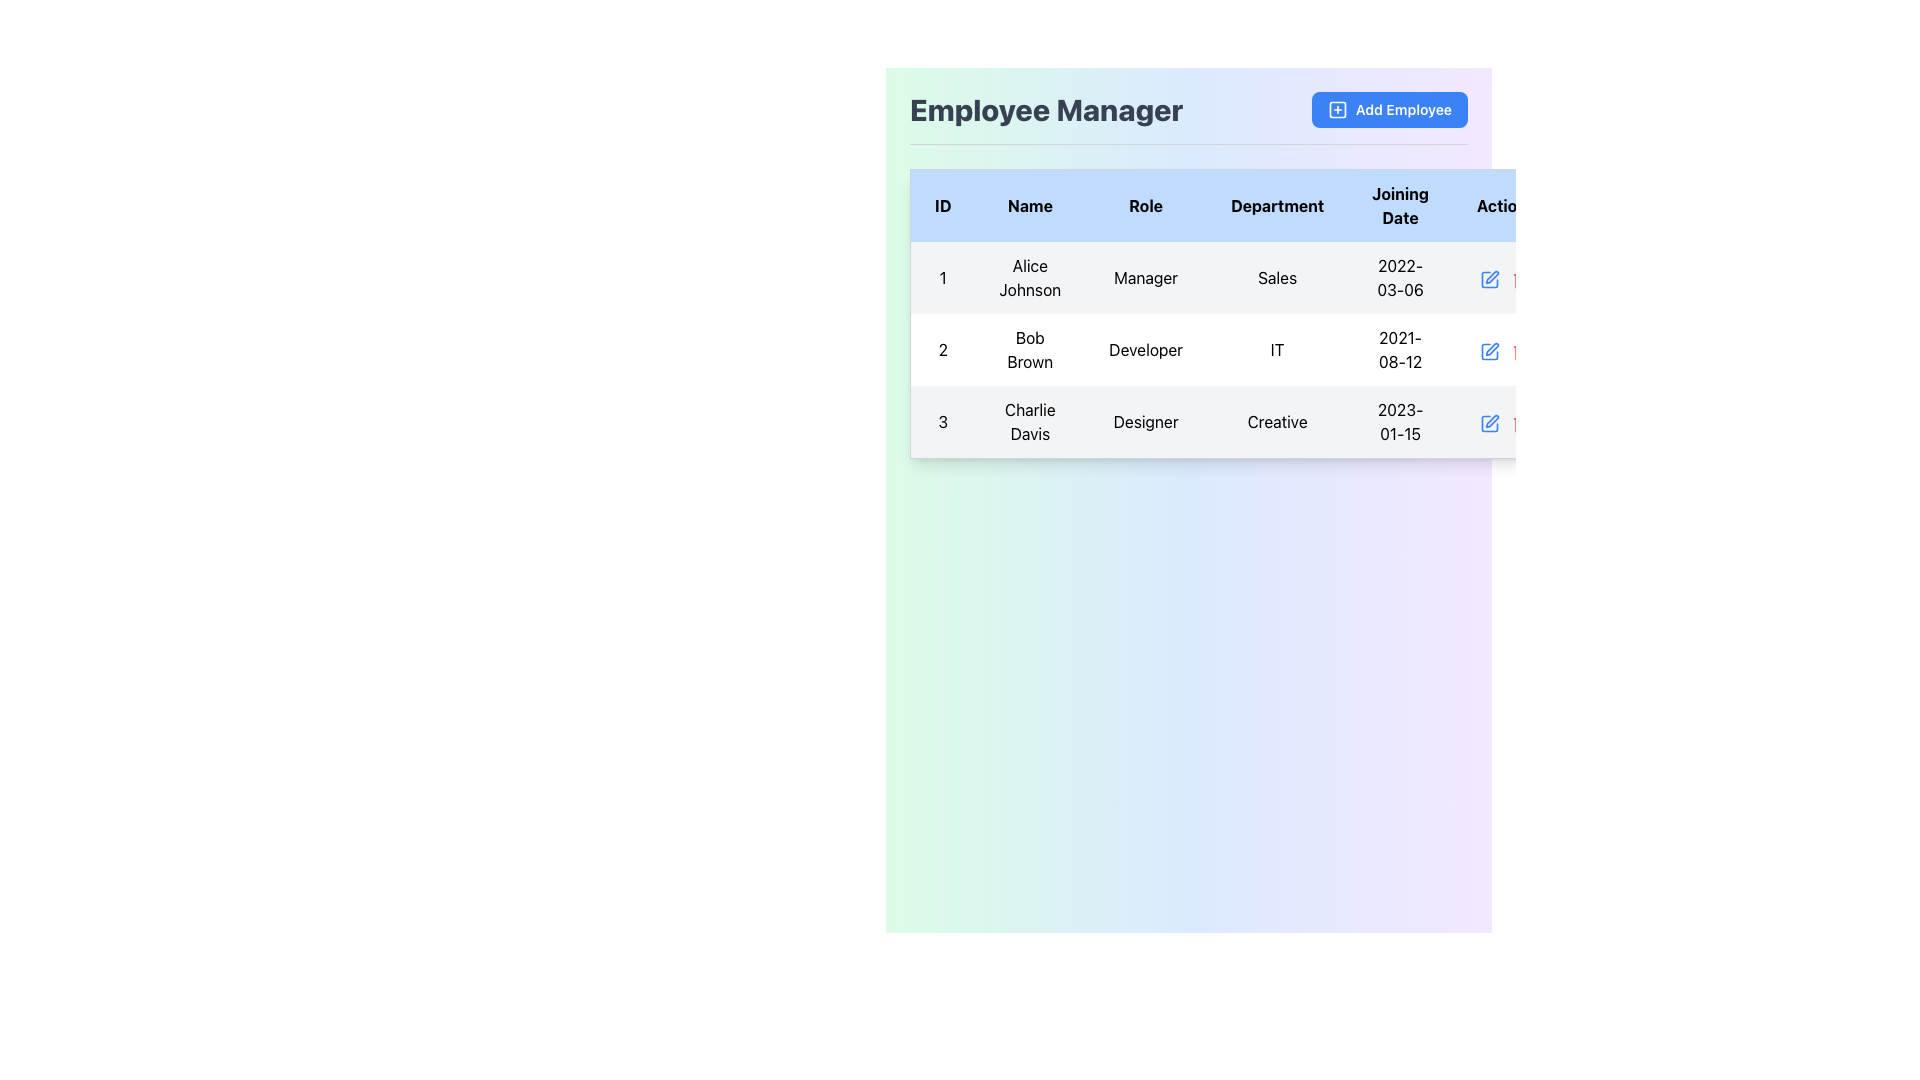  I want to click on the edit button located in the second row of the table under the 'Actions' column, adjacent to the 'Developer' role entry, so click(1490, 349).